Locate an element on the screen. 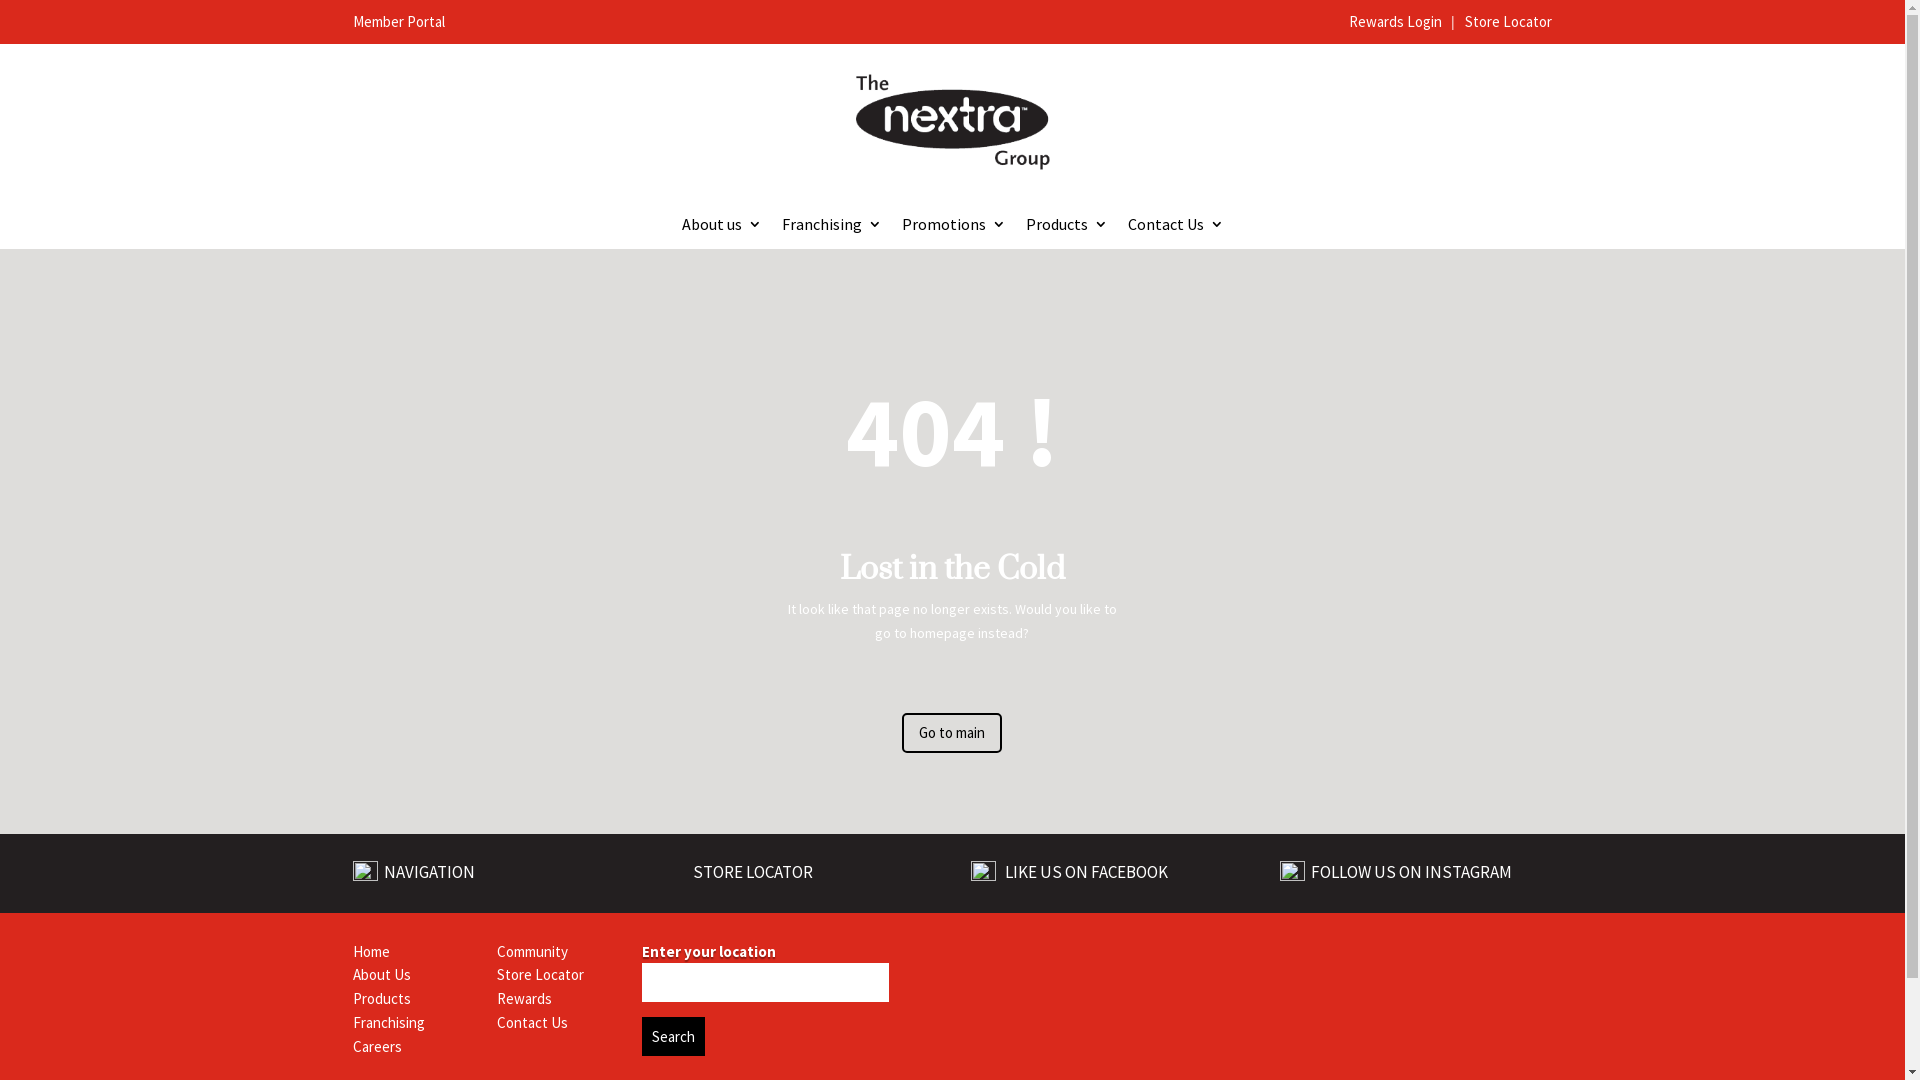 This screenshot has width=1920, height=1080. 'Franchising' is located at coordinates (831, 226).